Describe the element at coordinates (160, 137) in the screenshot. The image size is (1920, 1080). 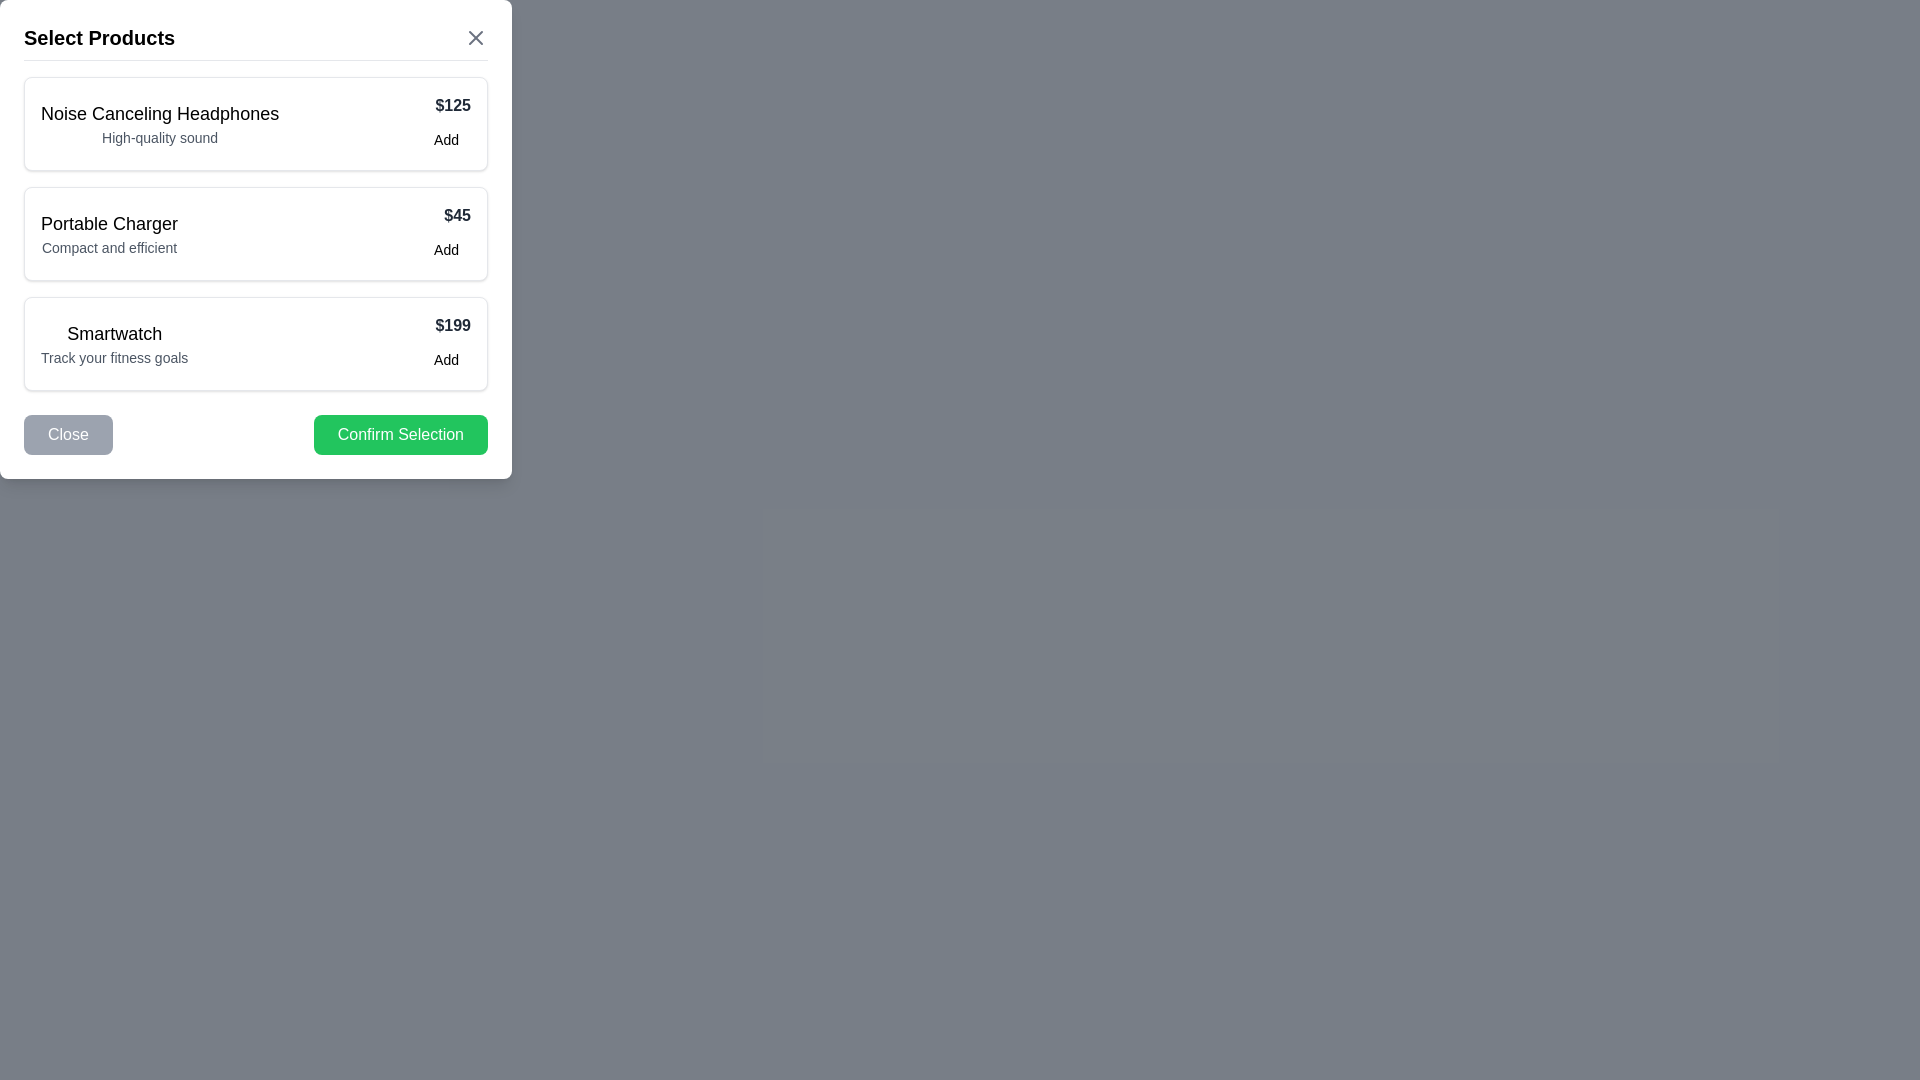
I see `the descriptive Text label for 'Noise Canceling Headphones' within the modal dialog titled 'Select Products', located under the heading and to the left of pricing and button elements` at that location.